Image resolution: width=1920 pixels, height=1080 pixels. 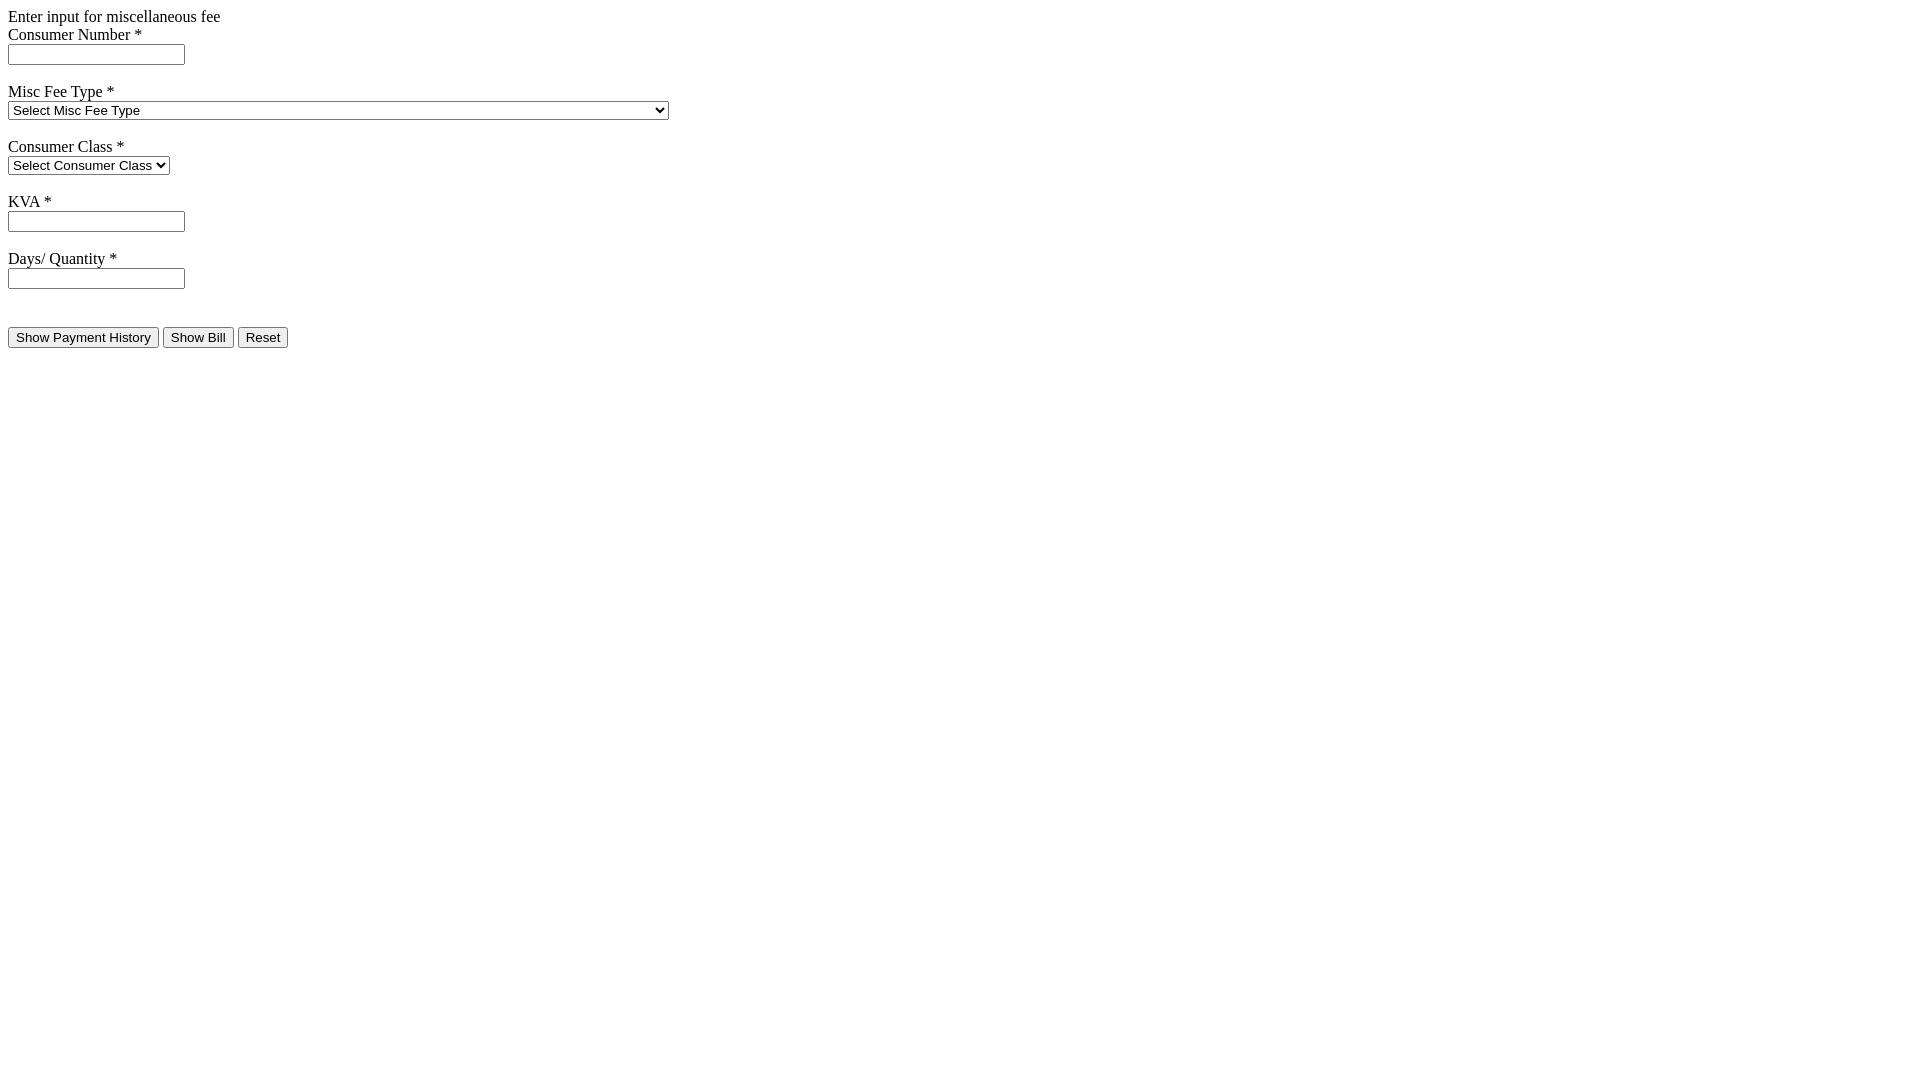 I want to click on 'Show Bill', so click(x=198, y=336).